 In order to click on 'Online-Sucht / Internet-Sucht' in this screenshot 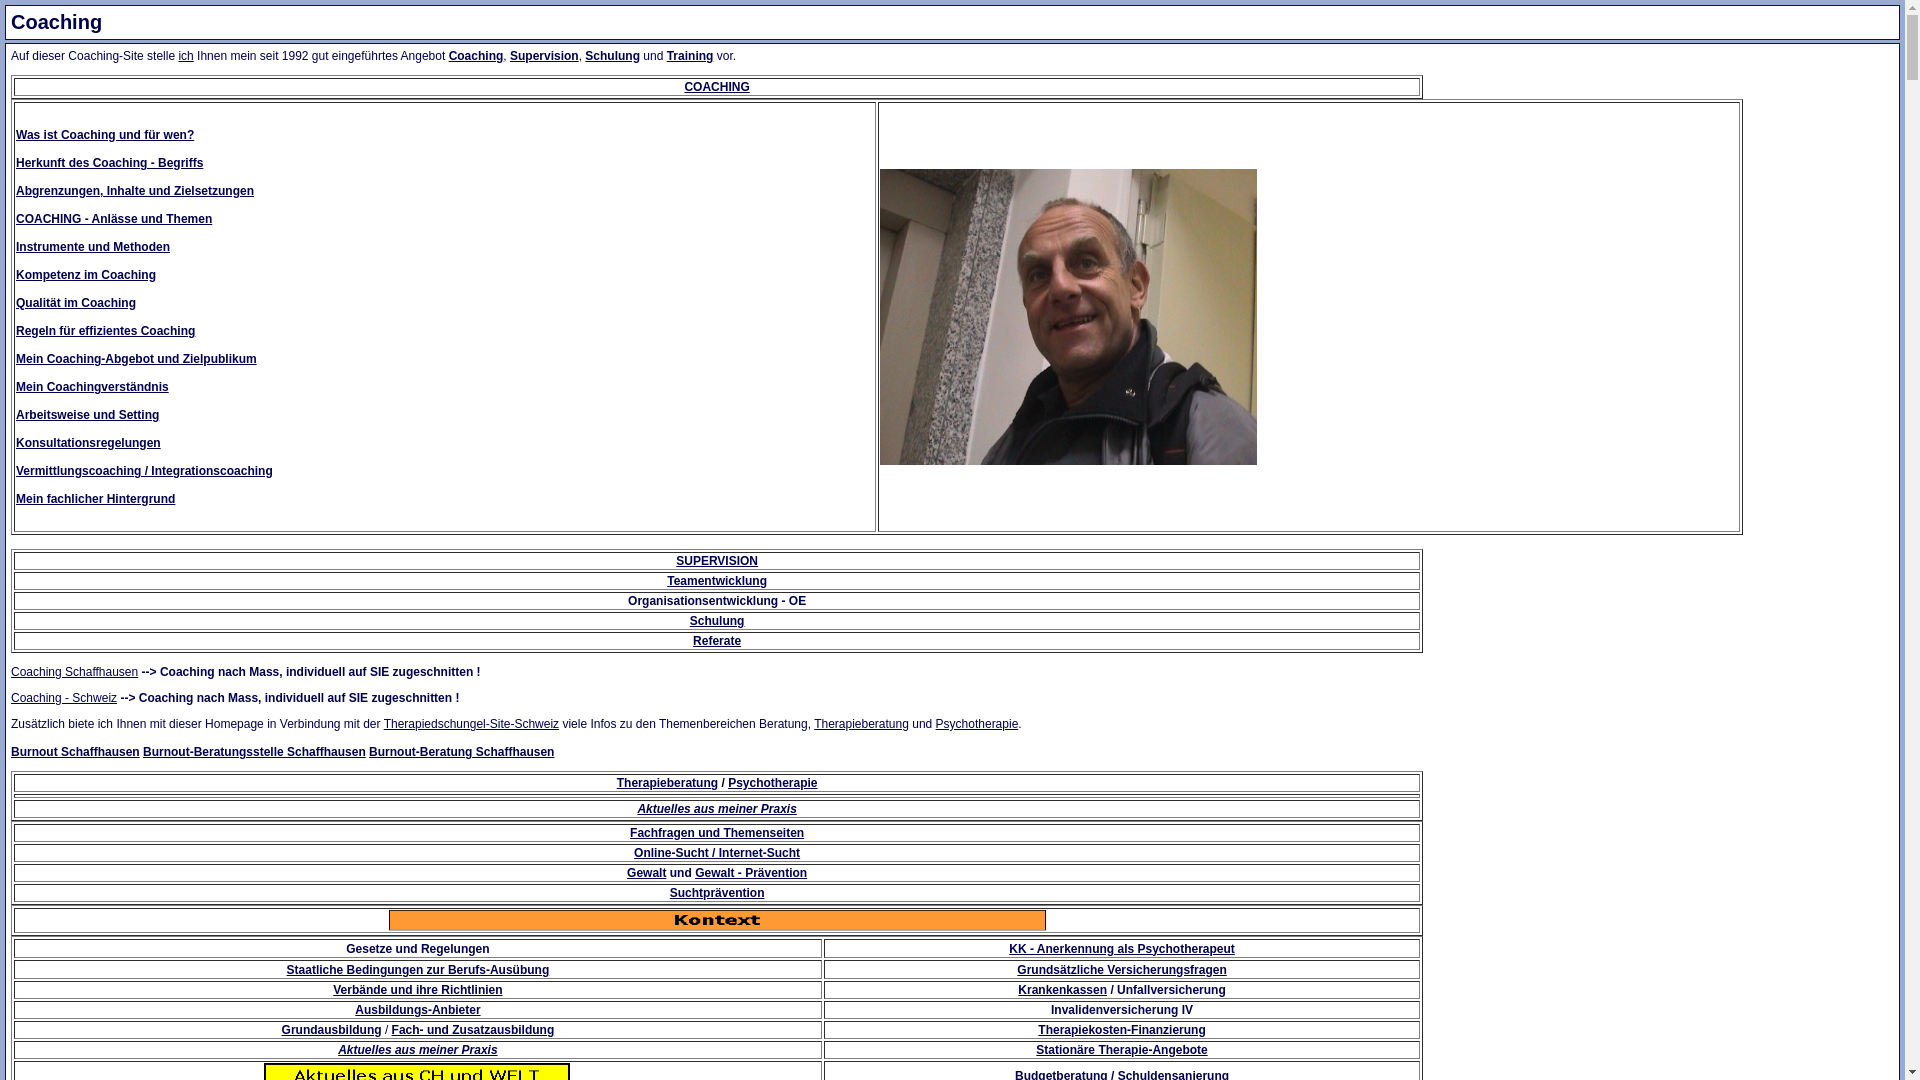, I will do `click(716, 852)`.